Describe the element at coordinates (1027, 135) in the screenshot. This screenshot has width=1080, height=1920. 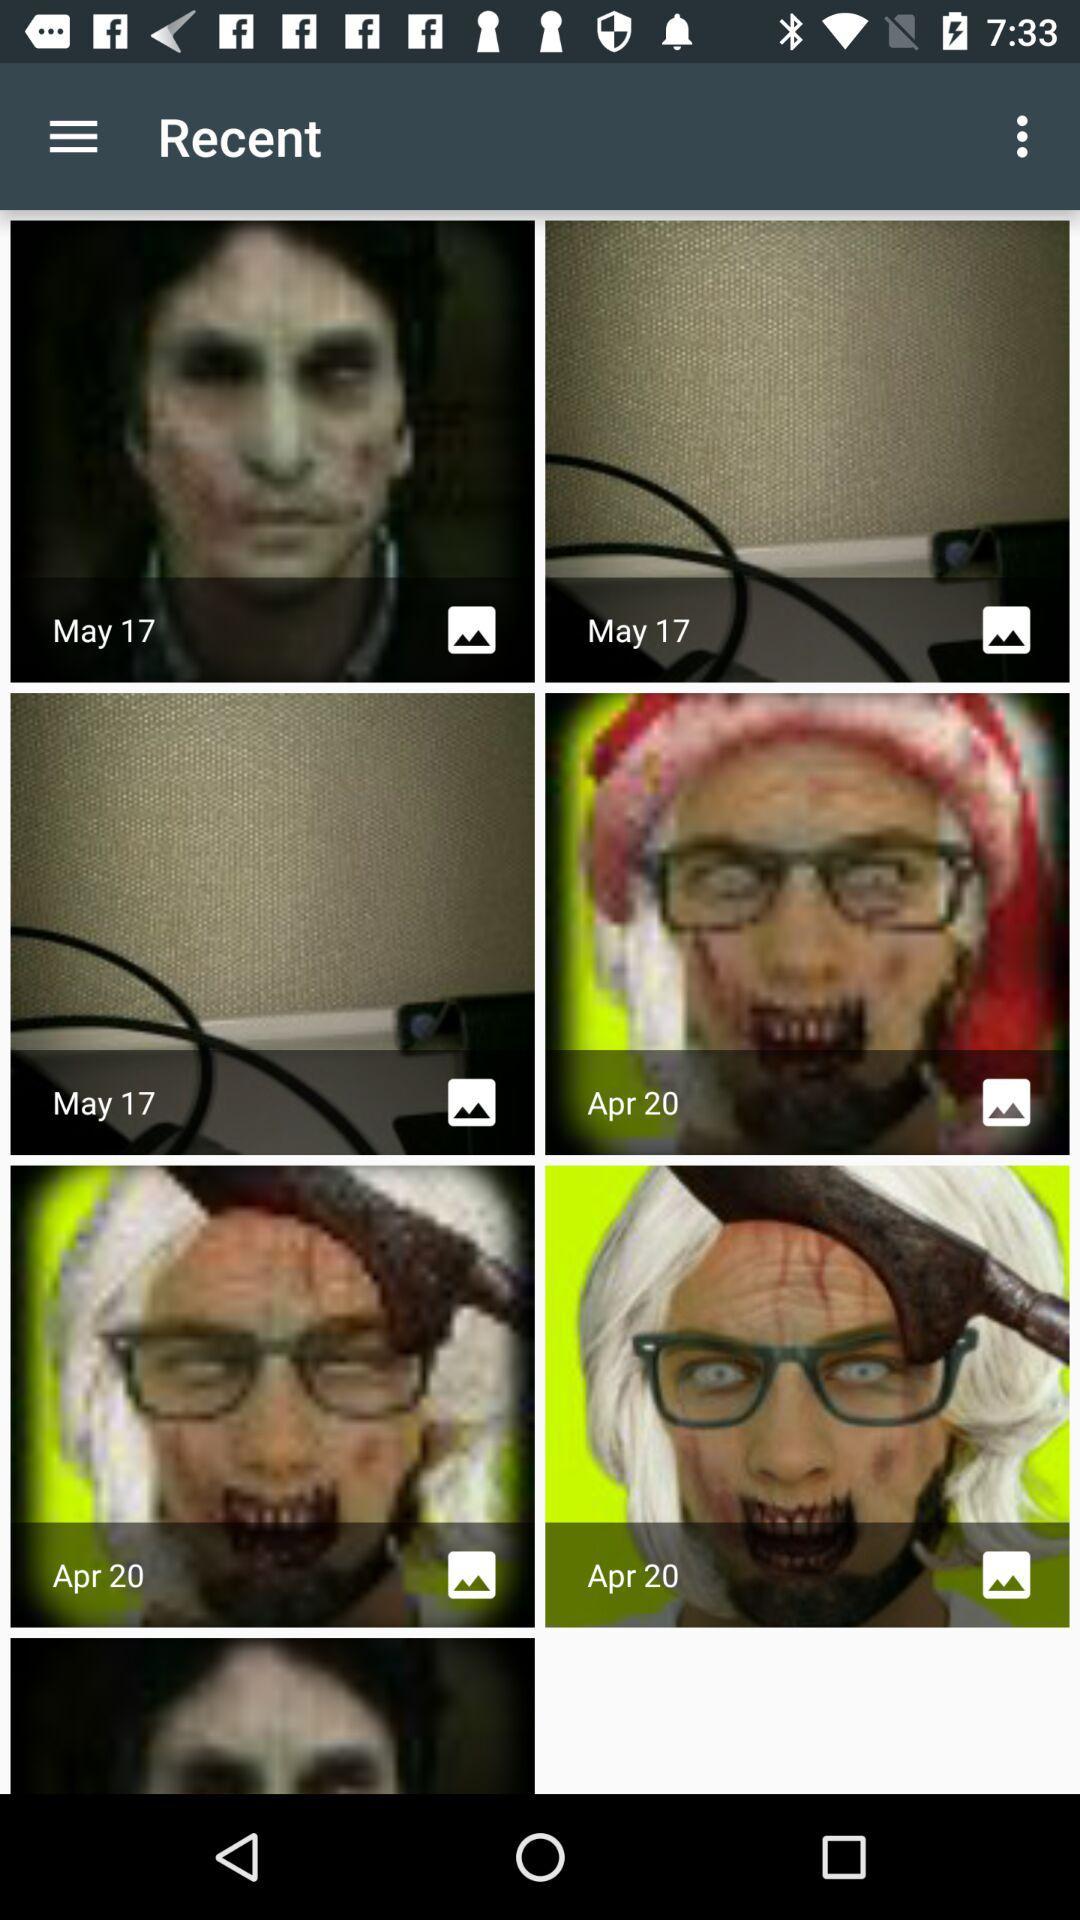
I see `the app next to the recent item` at that location.